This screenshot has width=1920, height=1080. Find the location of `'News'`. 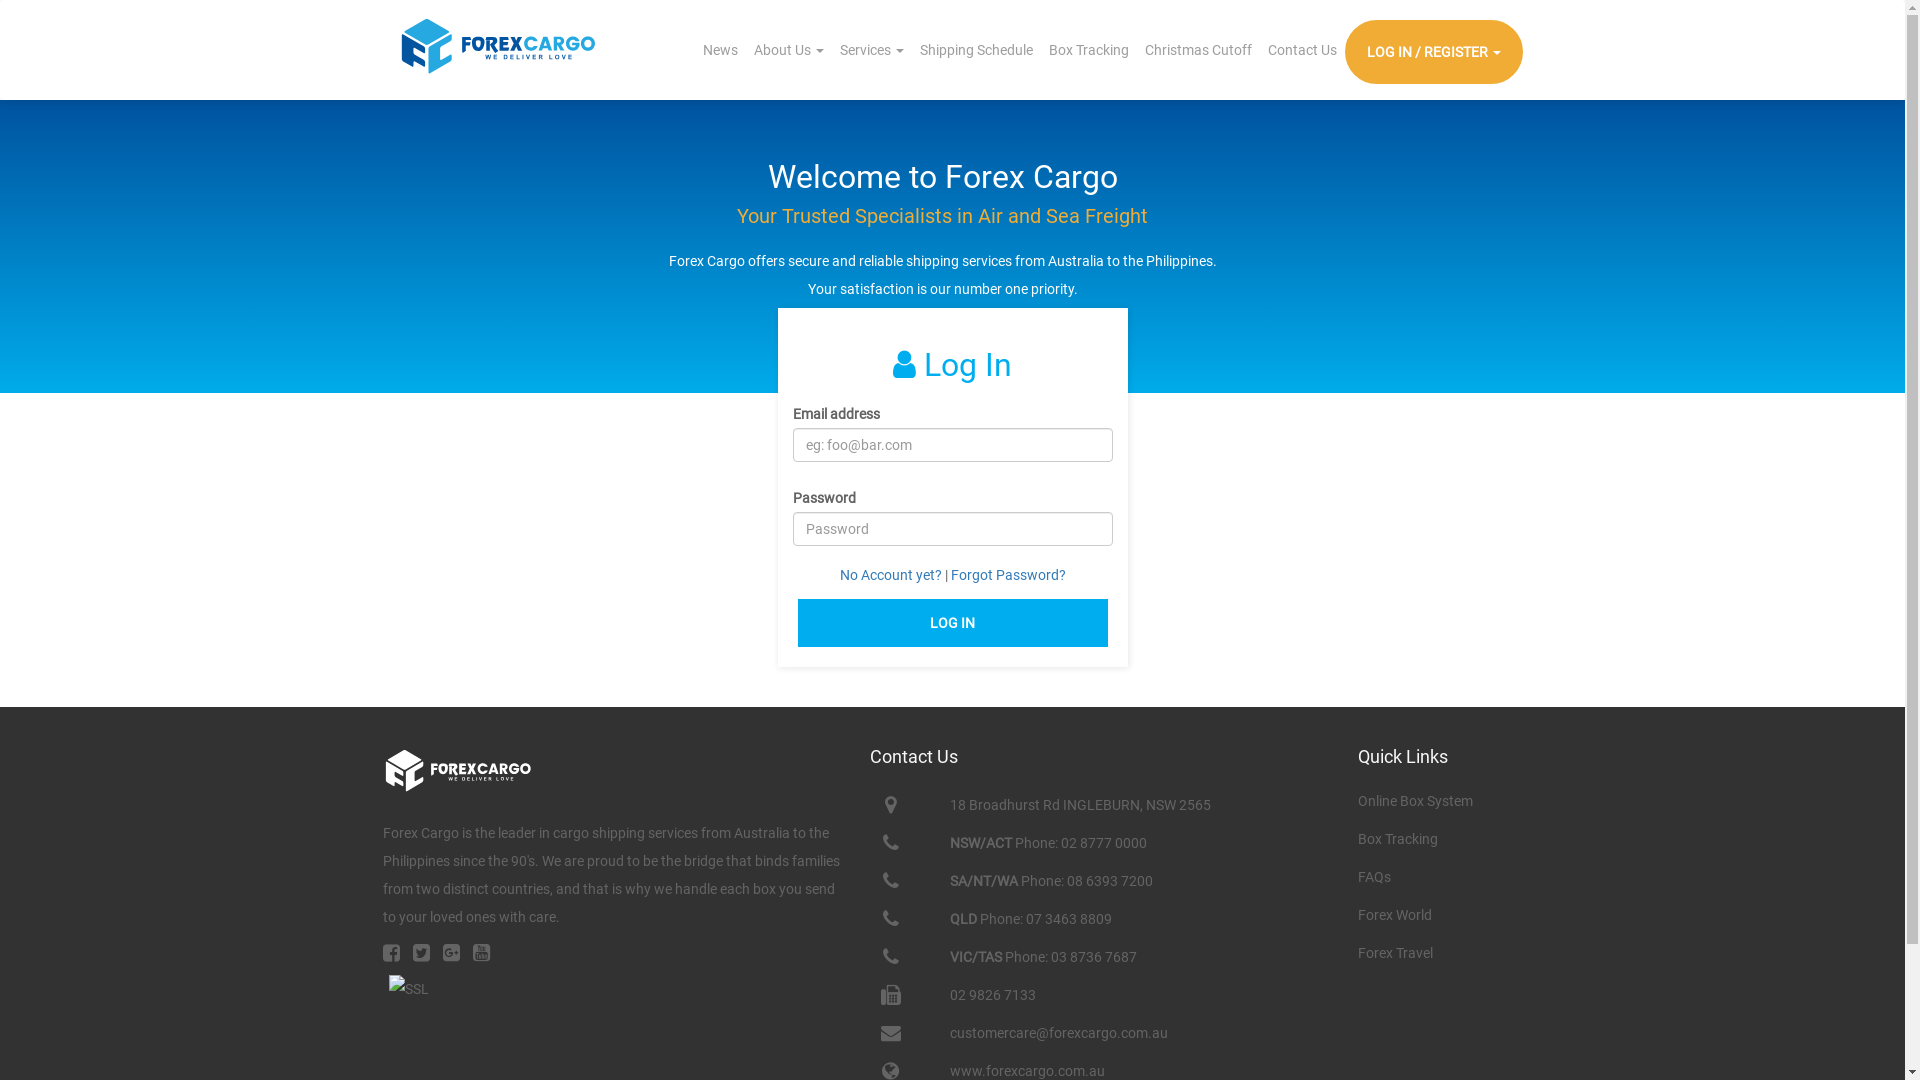

'News' is located at coordinates (719, 49).